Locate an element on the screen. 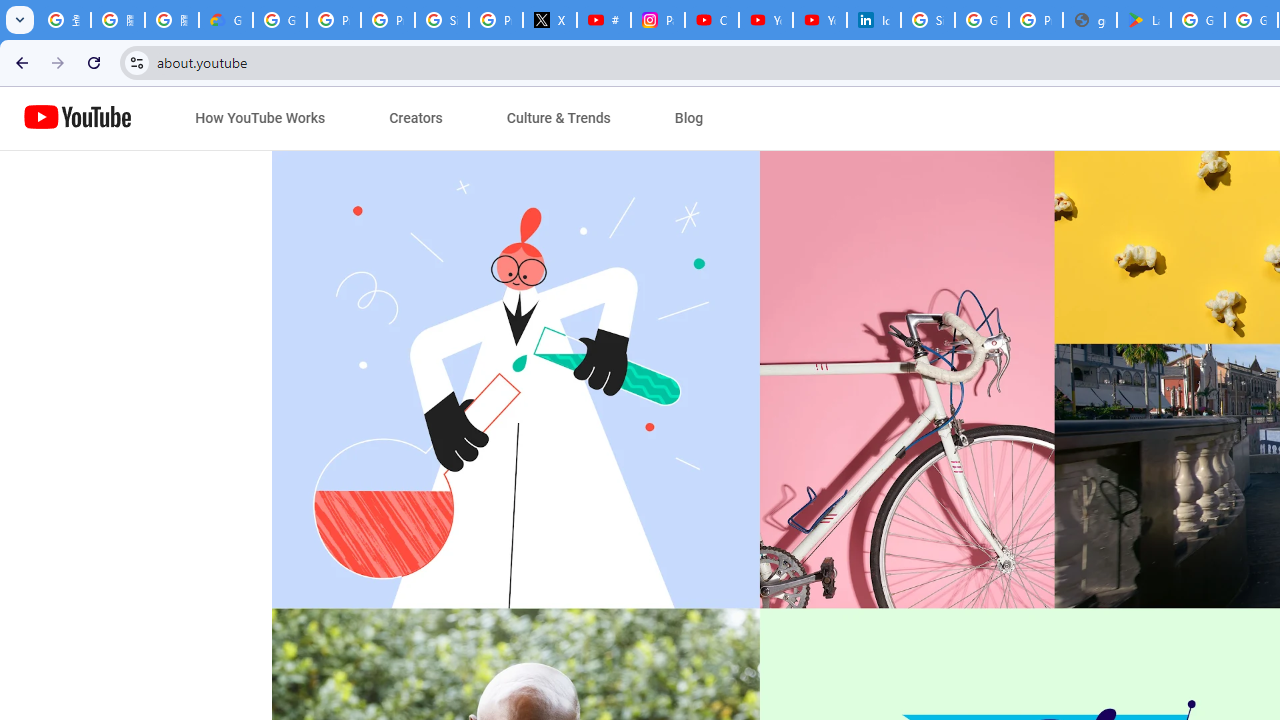 This screenshot has height=720, width=1280. 'X' is located at coordinates (550, 20).